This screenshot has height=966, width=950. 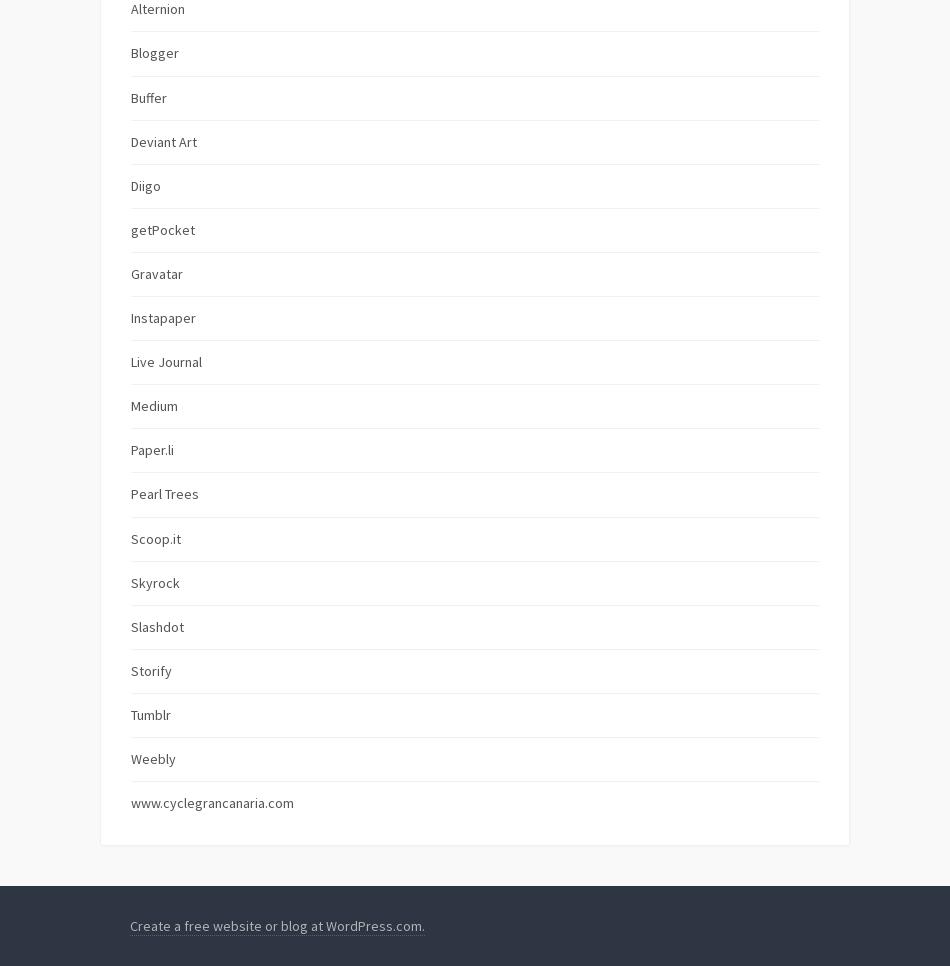 I want to click on 'Weebly', so click(x=131, y=758).